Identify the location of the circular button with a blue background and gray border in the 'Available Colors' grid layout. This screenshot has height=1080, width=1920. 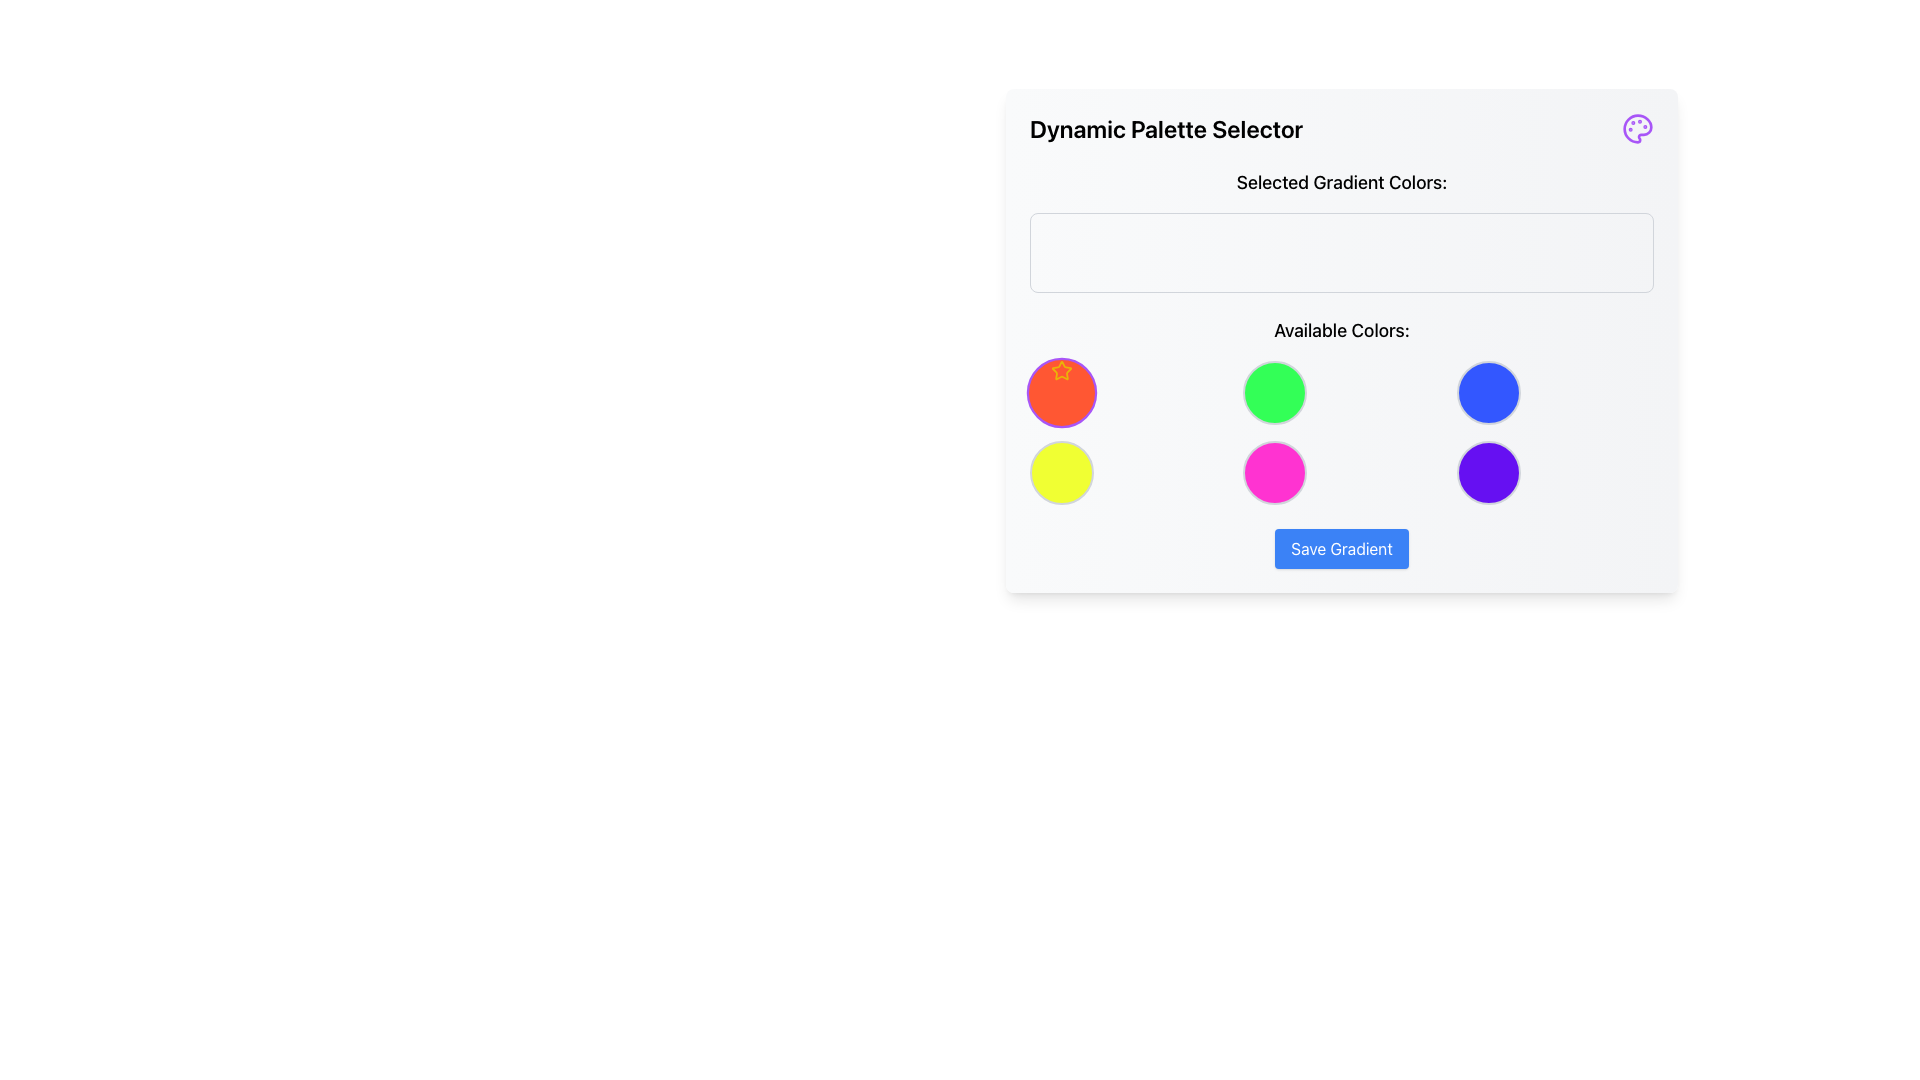
(1488, 393).